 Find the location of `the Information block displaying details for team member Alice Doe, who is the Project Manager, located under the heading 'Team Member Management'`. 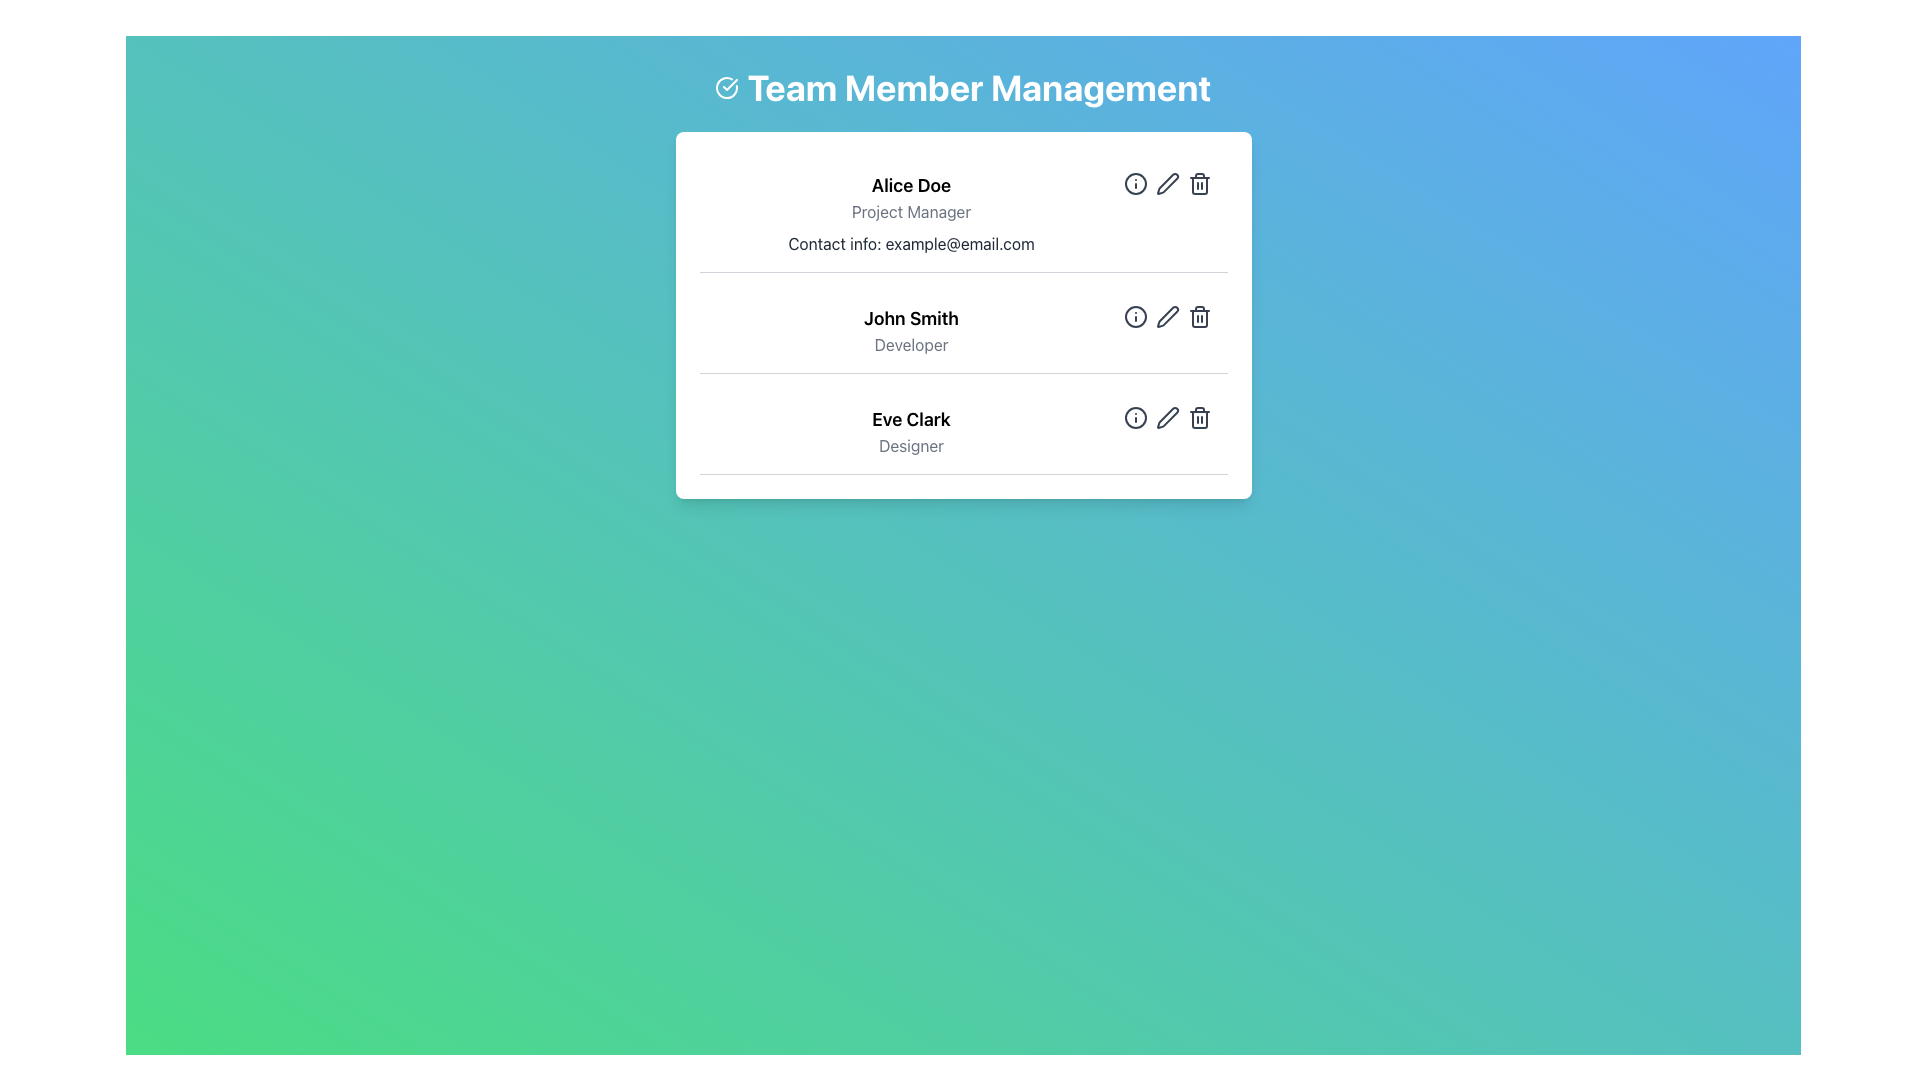

the Information block displaying details for team member Alice Doe, who is the Project Manager, located under the heading 'Team Member Management' is located at coordinates (963, 214).